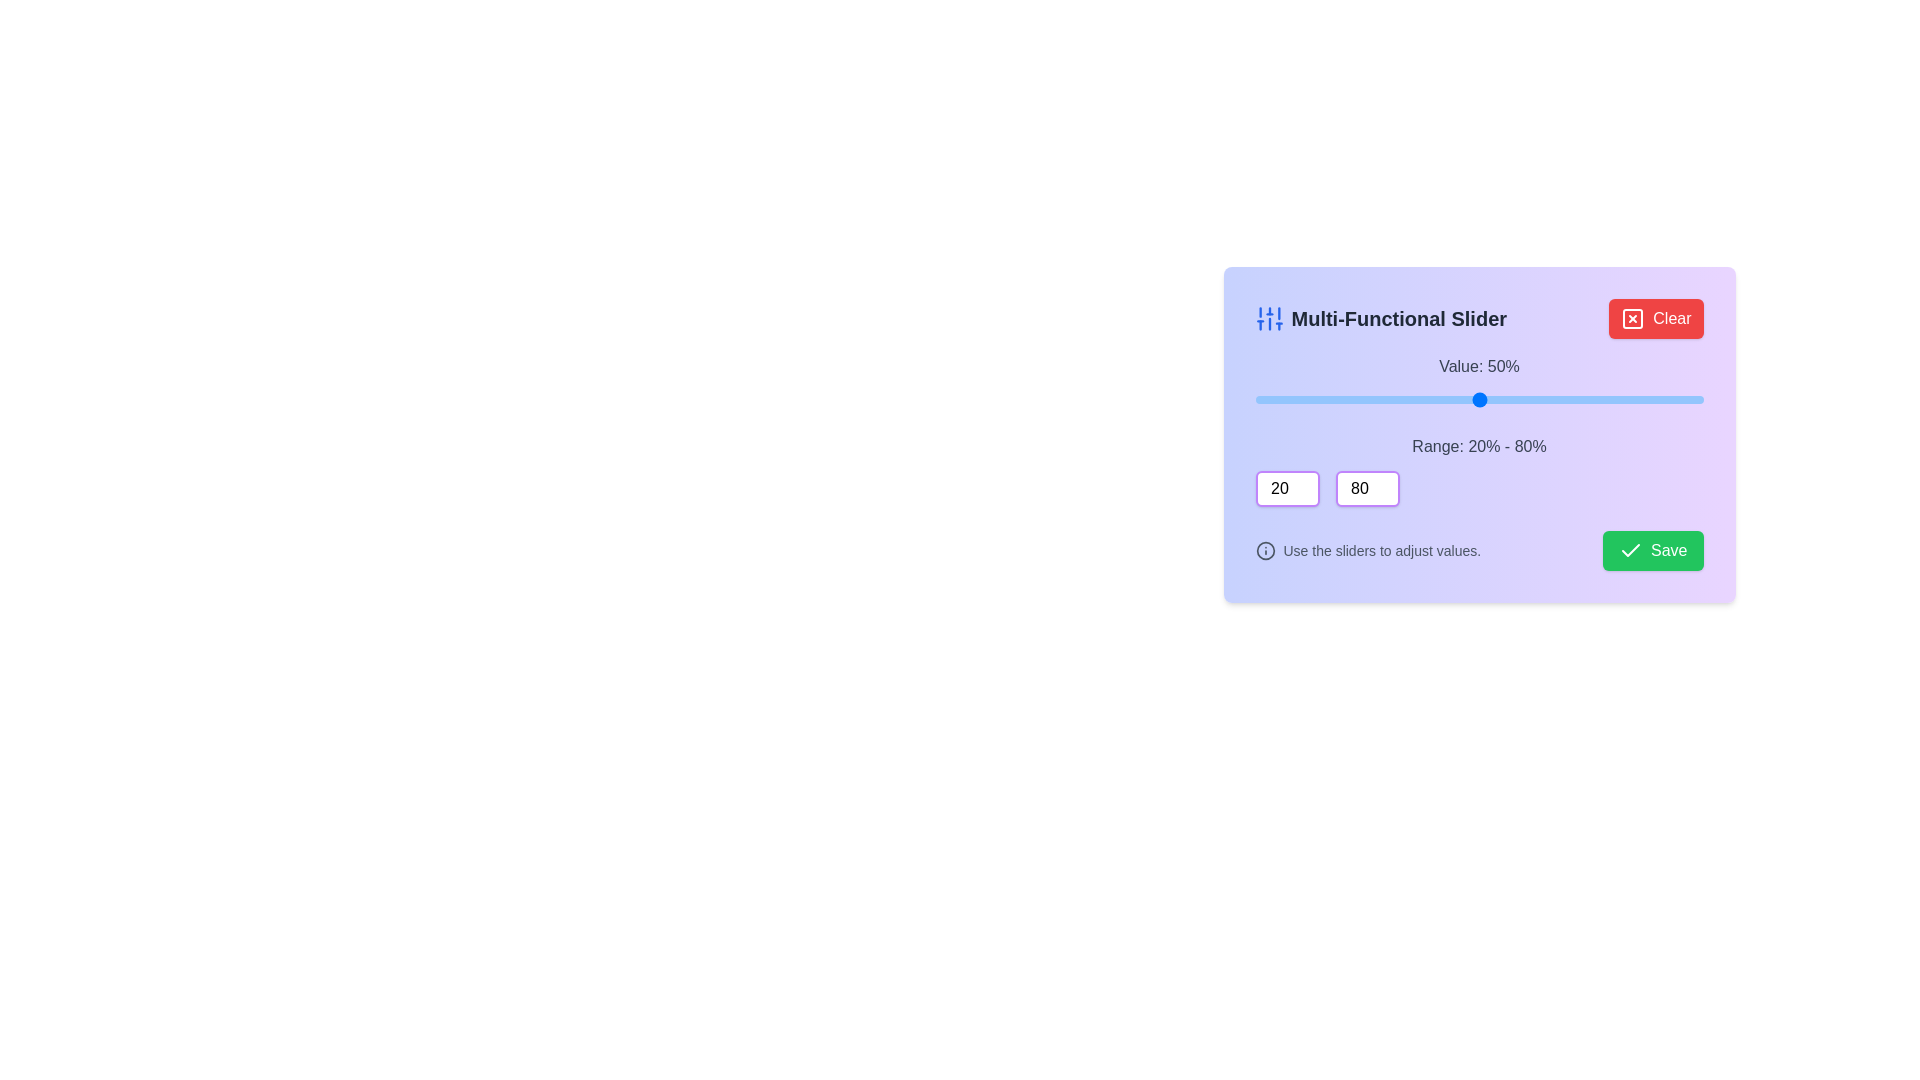  I want to click on the slider track located below the label text 'Value: 50%' to set the knob position, so click(1479, 400).